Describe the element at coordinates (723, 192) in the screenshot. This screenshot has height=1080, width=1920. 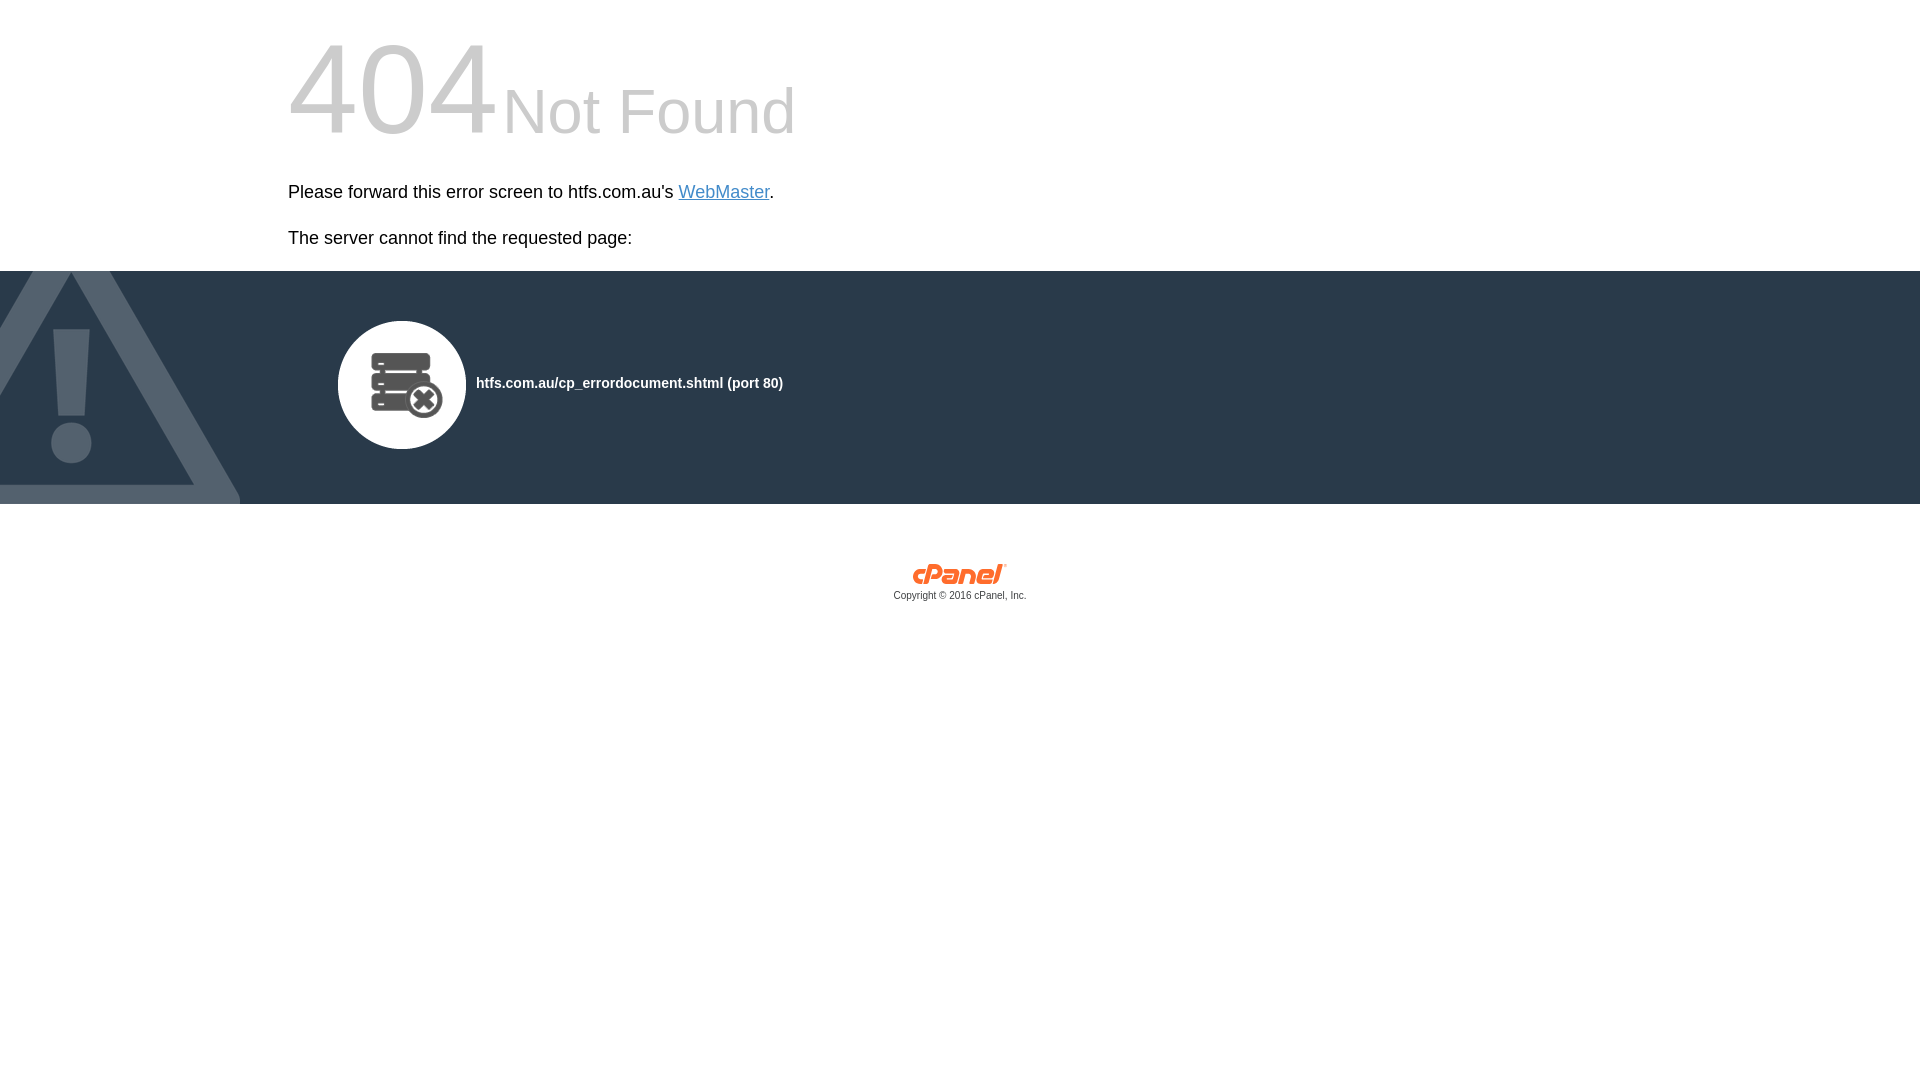
I see `'WebMaster'` at that location.